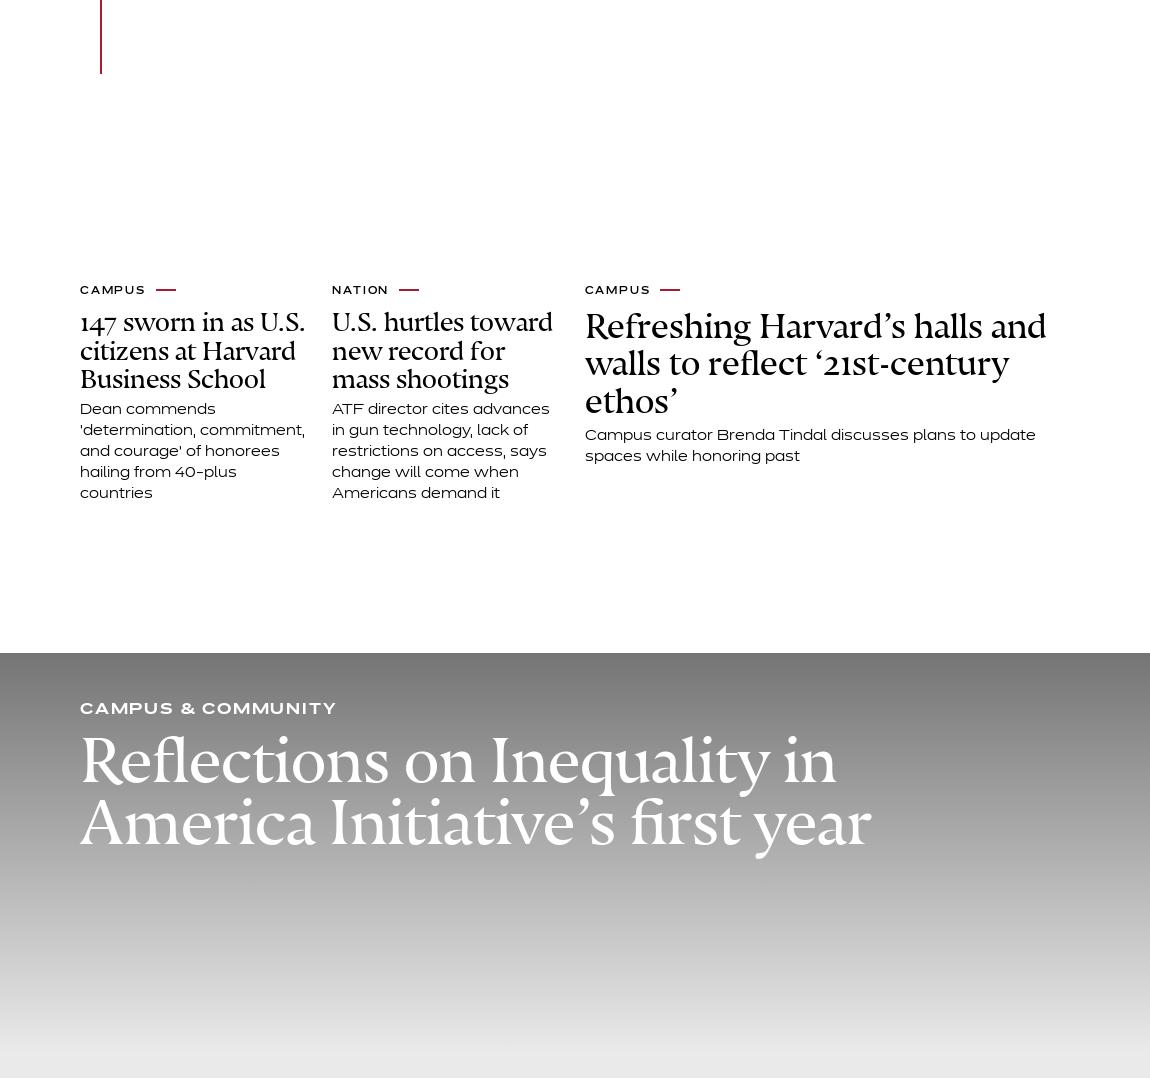 The height and width of the screenshot is (1078, 1150). What do you see at coordinates (207, 708) in the screenshot?
I see `'Campus & Community'` at bounding box center [207, 708].